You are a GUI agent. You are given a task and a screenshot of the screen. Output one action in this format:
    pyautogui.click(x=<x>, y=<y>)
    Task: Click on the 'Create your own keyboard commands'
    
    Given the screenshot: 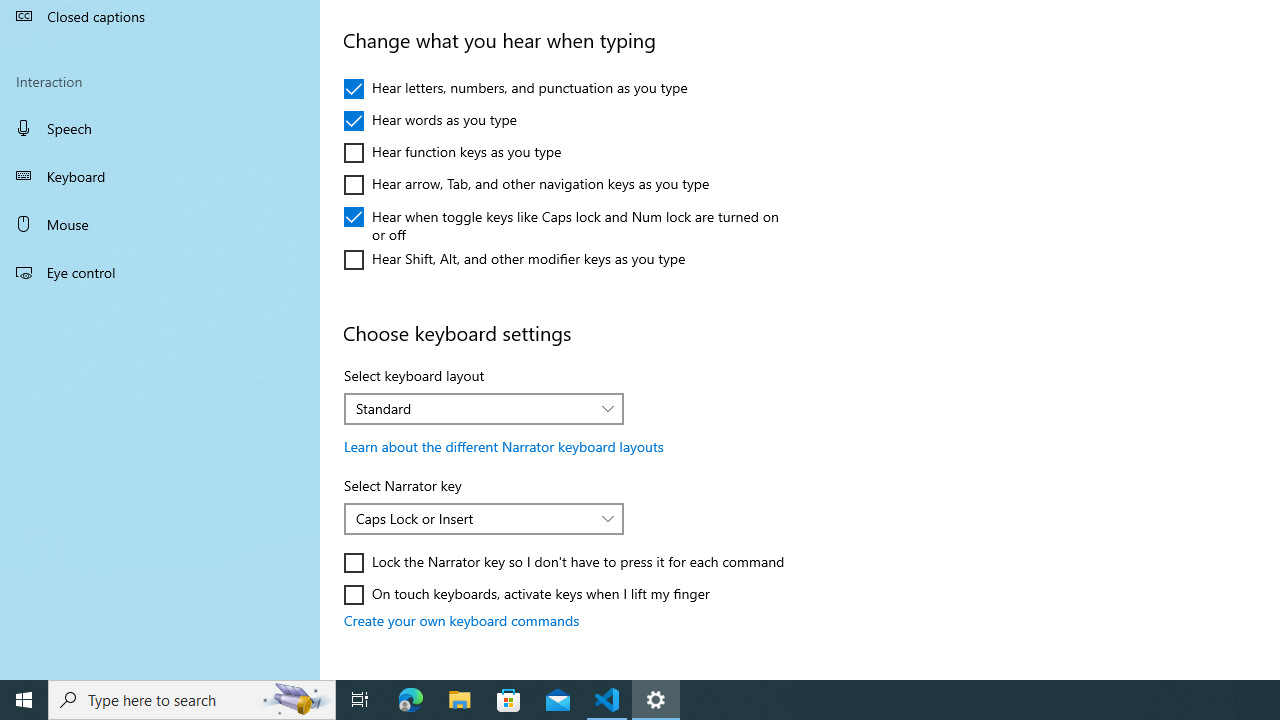 What is the action you would take?
    pyautogui.click(x=461, y=619)
    